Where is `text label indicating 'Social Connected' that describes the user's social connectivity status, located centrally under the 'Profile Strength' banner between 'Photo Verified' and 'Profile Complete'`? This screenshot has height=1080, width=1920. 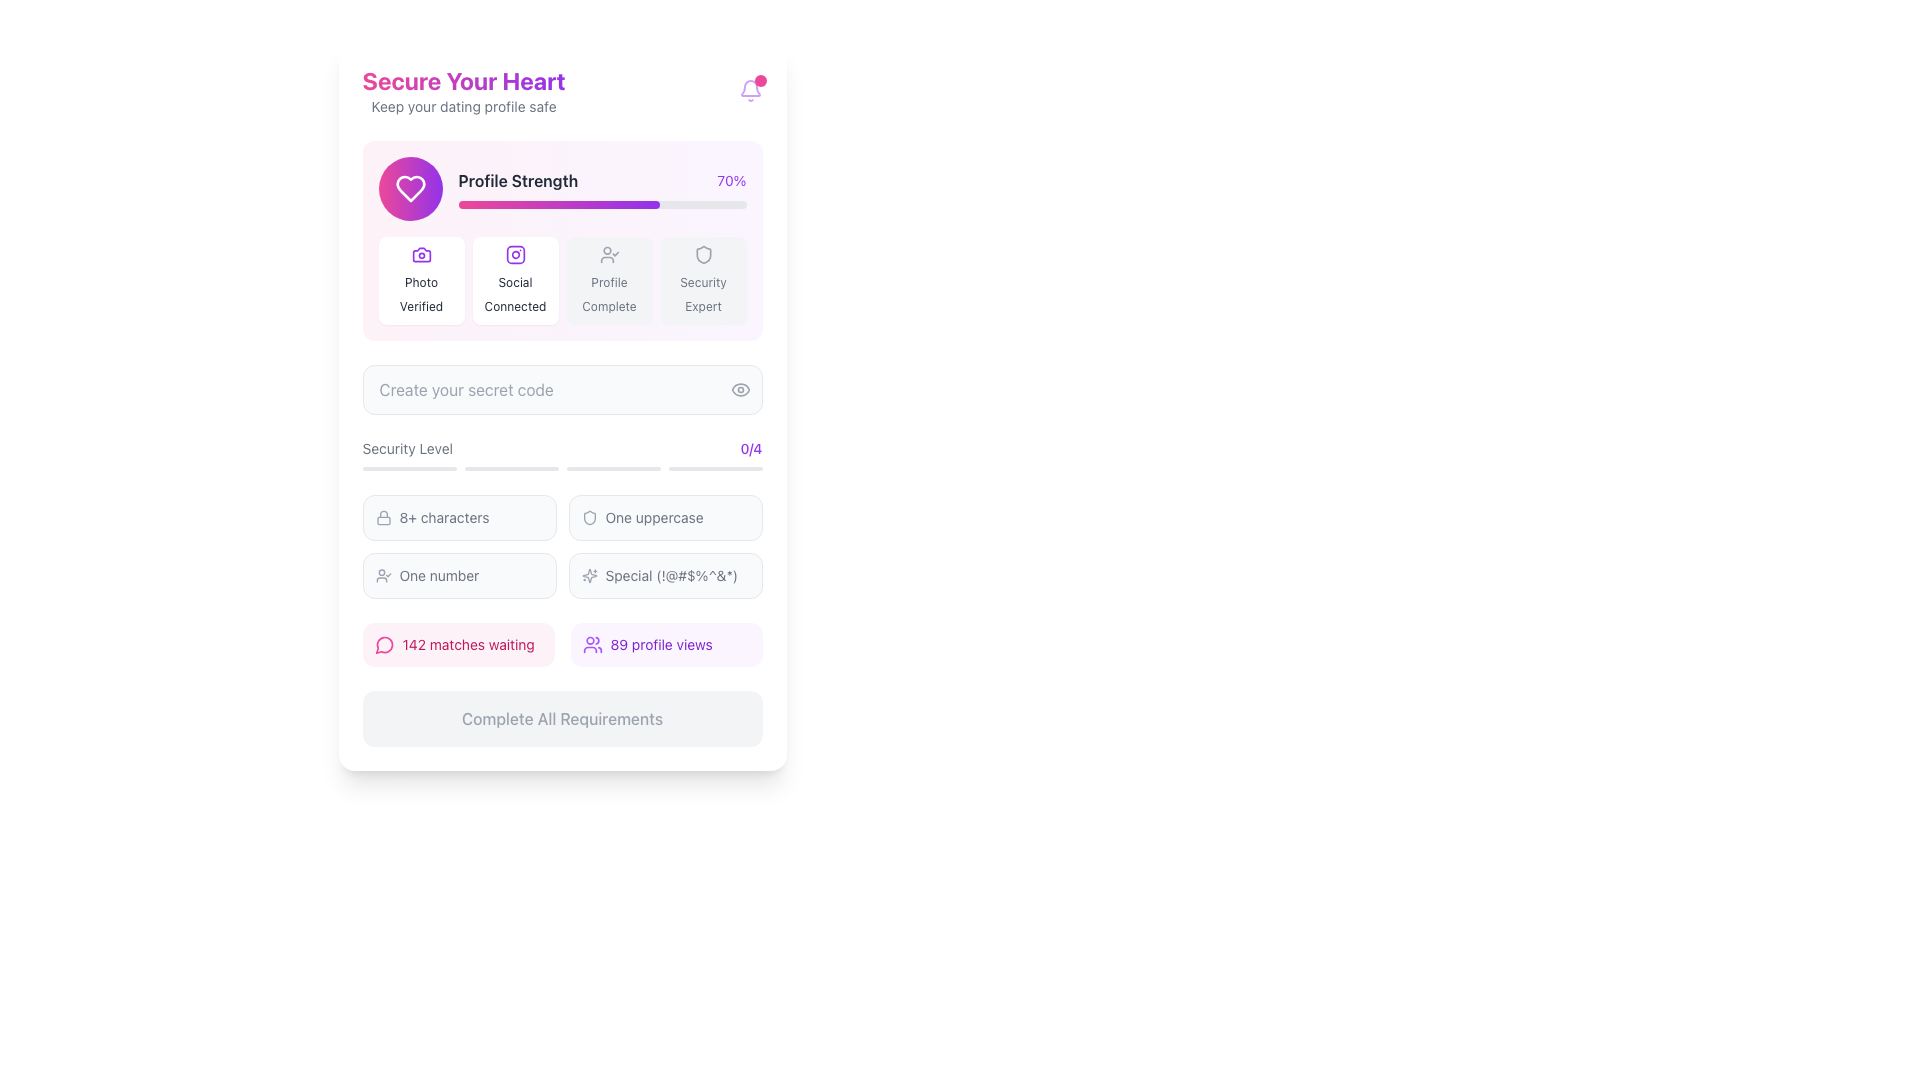
text label indicating 'Social Connected' that describes the user's social connectivity status, located centrally under the 'Profile Strength' banner between 'Photo Verified' and 'Profile Complete' is located at coordinates (515, 294).